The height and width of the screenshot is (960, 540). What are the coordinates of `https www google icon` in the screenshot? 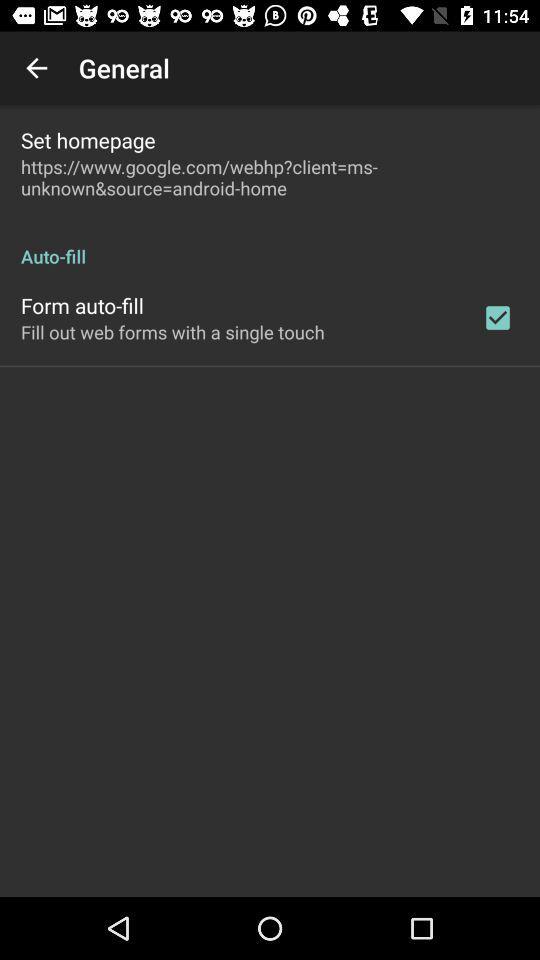 It's located at (270, 176).